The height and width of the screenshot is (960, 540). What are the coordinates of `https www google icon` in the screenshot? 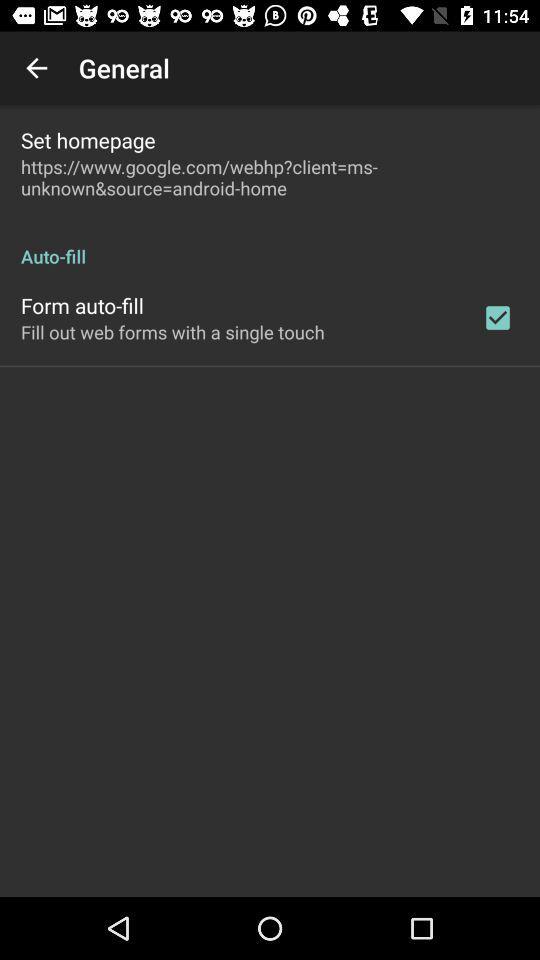 It's located at (270, 176).